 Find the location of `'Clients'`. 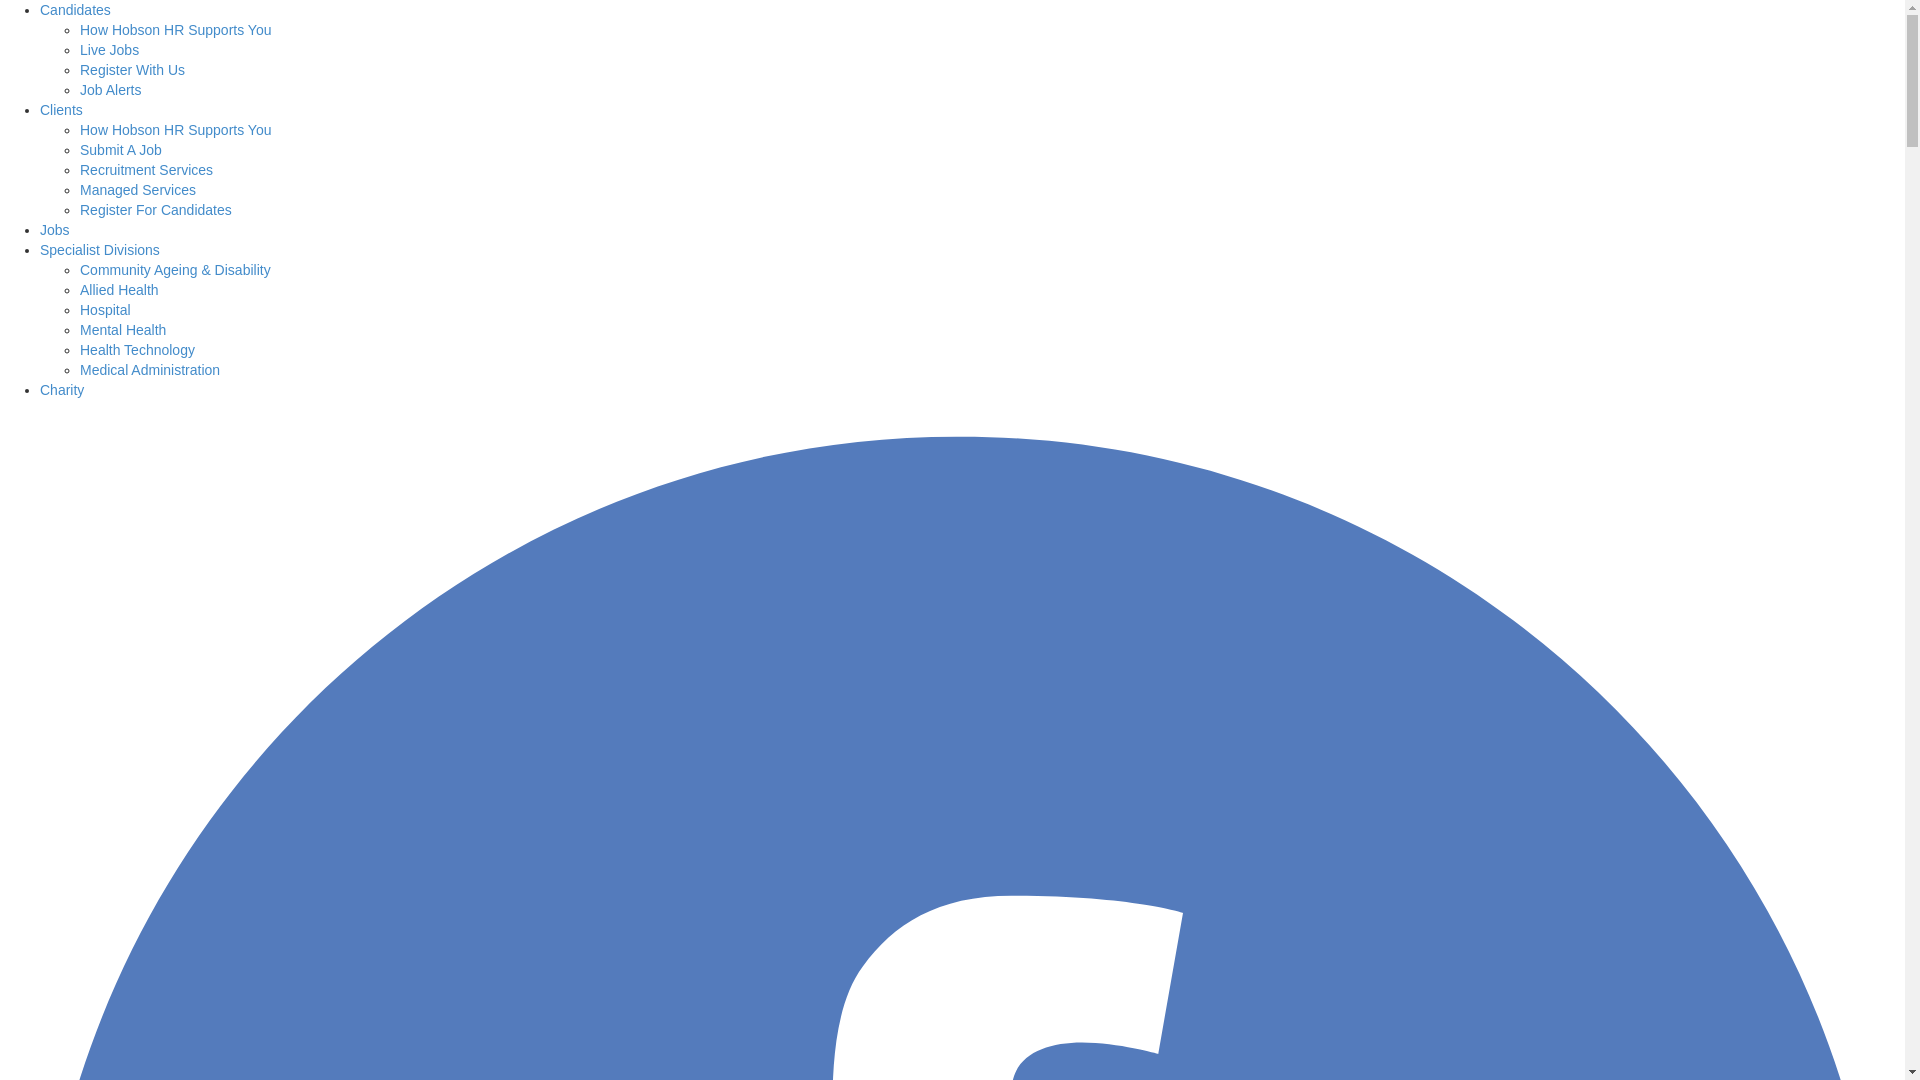

'Clients' is located at coordinates (61, 110).